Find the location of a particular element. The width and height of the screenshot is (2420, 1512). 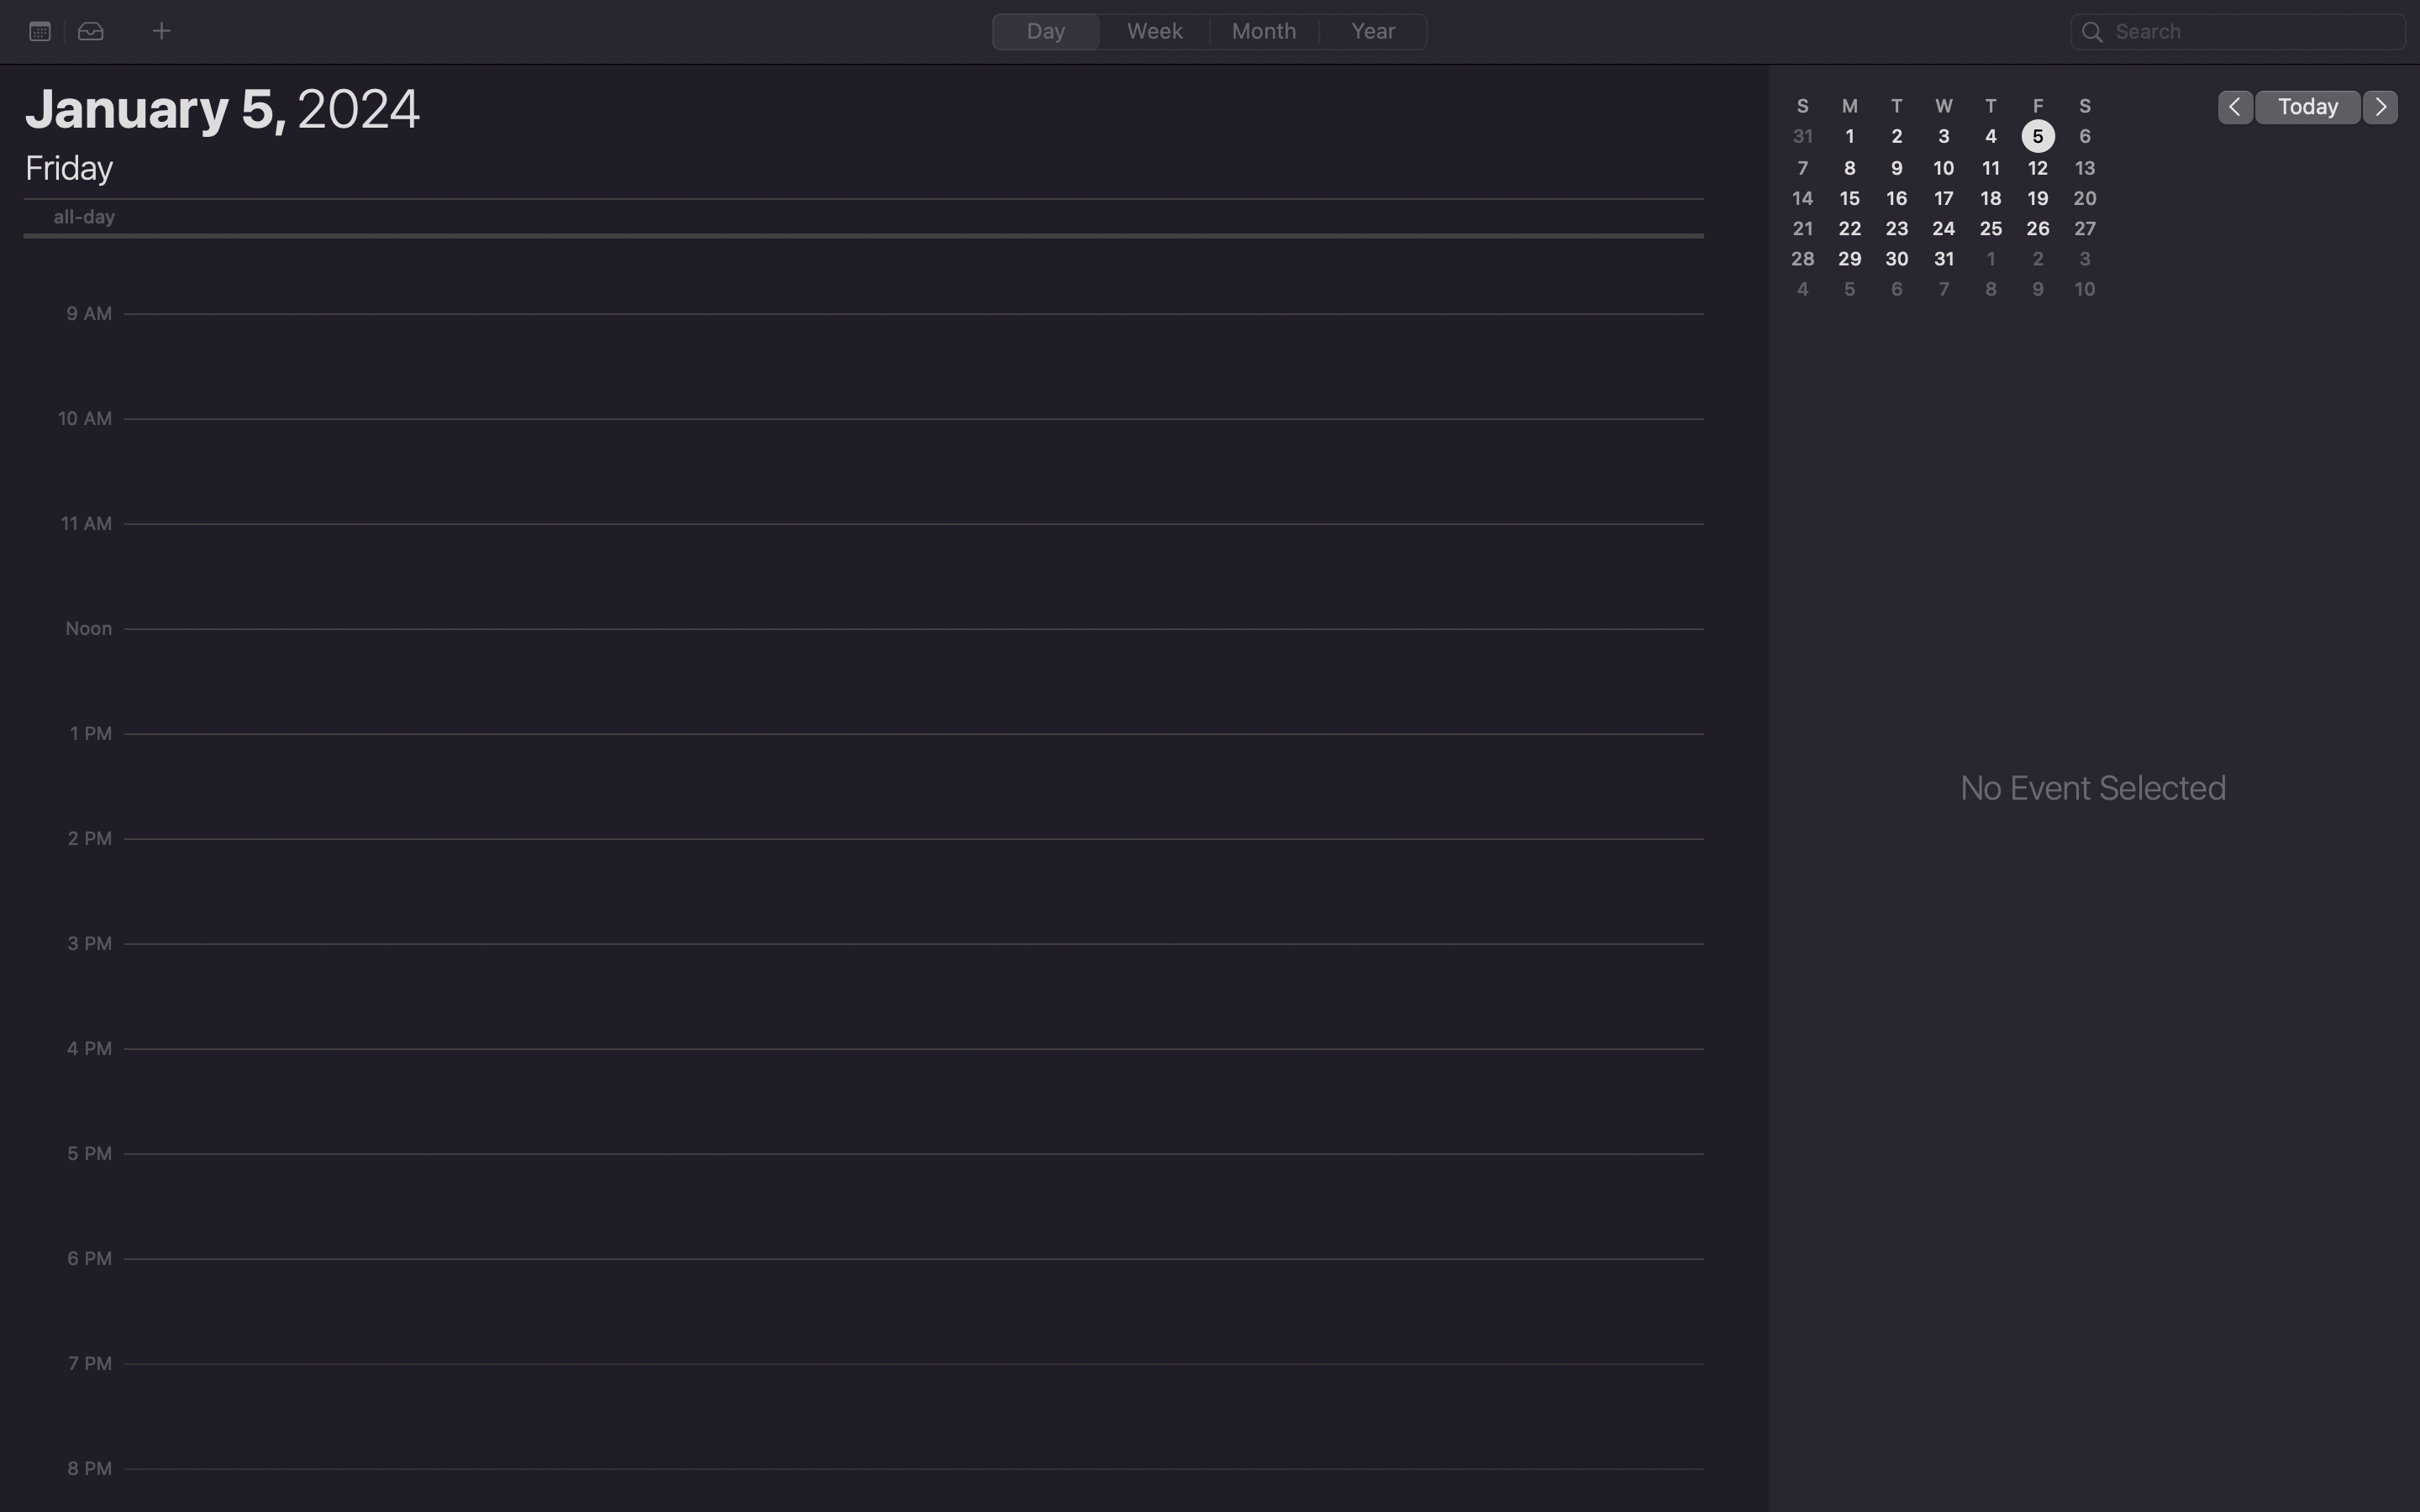

Change the calendar view to a single day is located at coordinates (1045, 30).